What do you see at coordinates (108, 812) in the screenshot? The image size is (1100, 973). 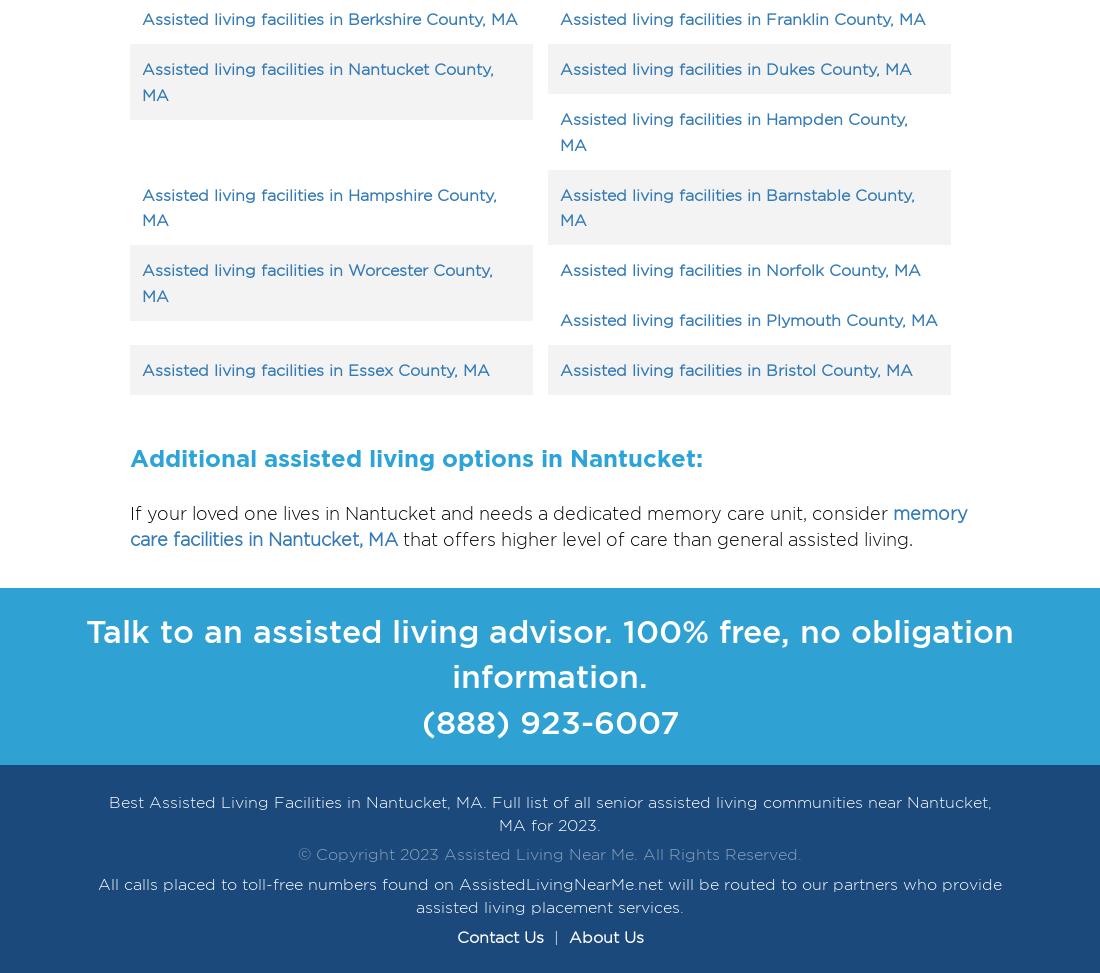 I see `'Best Assisted Living Facilities in Nantucket, MA. Full list of all senior assisted living communities near Nantucket, MA for 2023.'` at bounding box center [108, 812].